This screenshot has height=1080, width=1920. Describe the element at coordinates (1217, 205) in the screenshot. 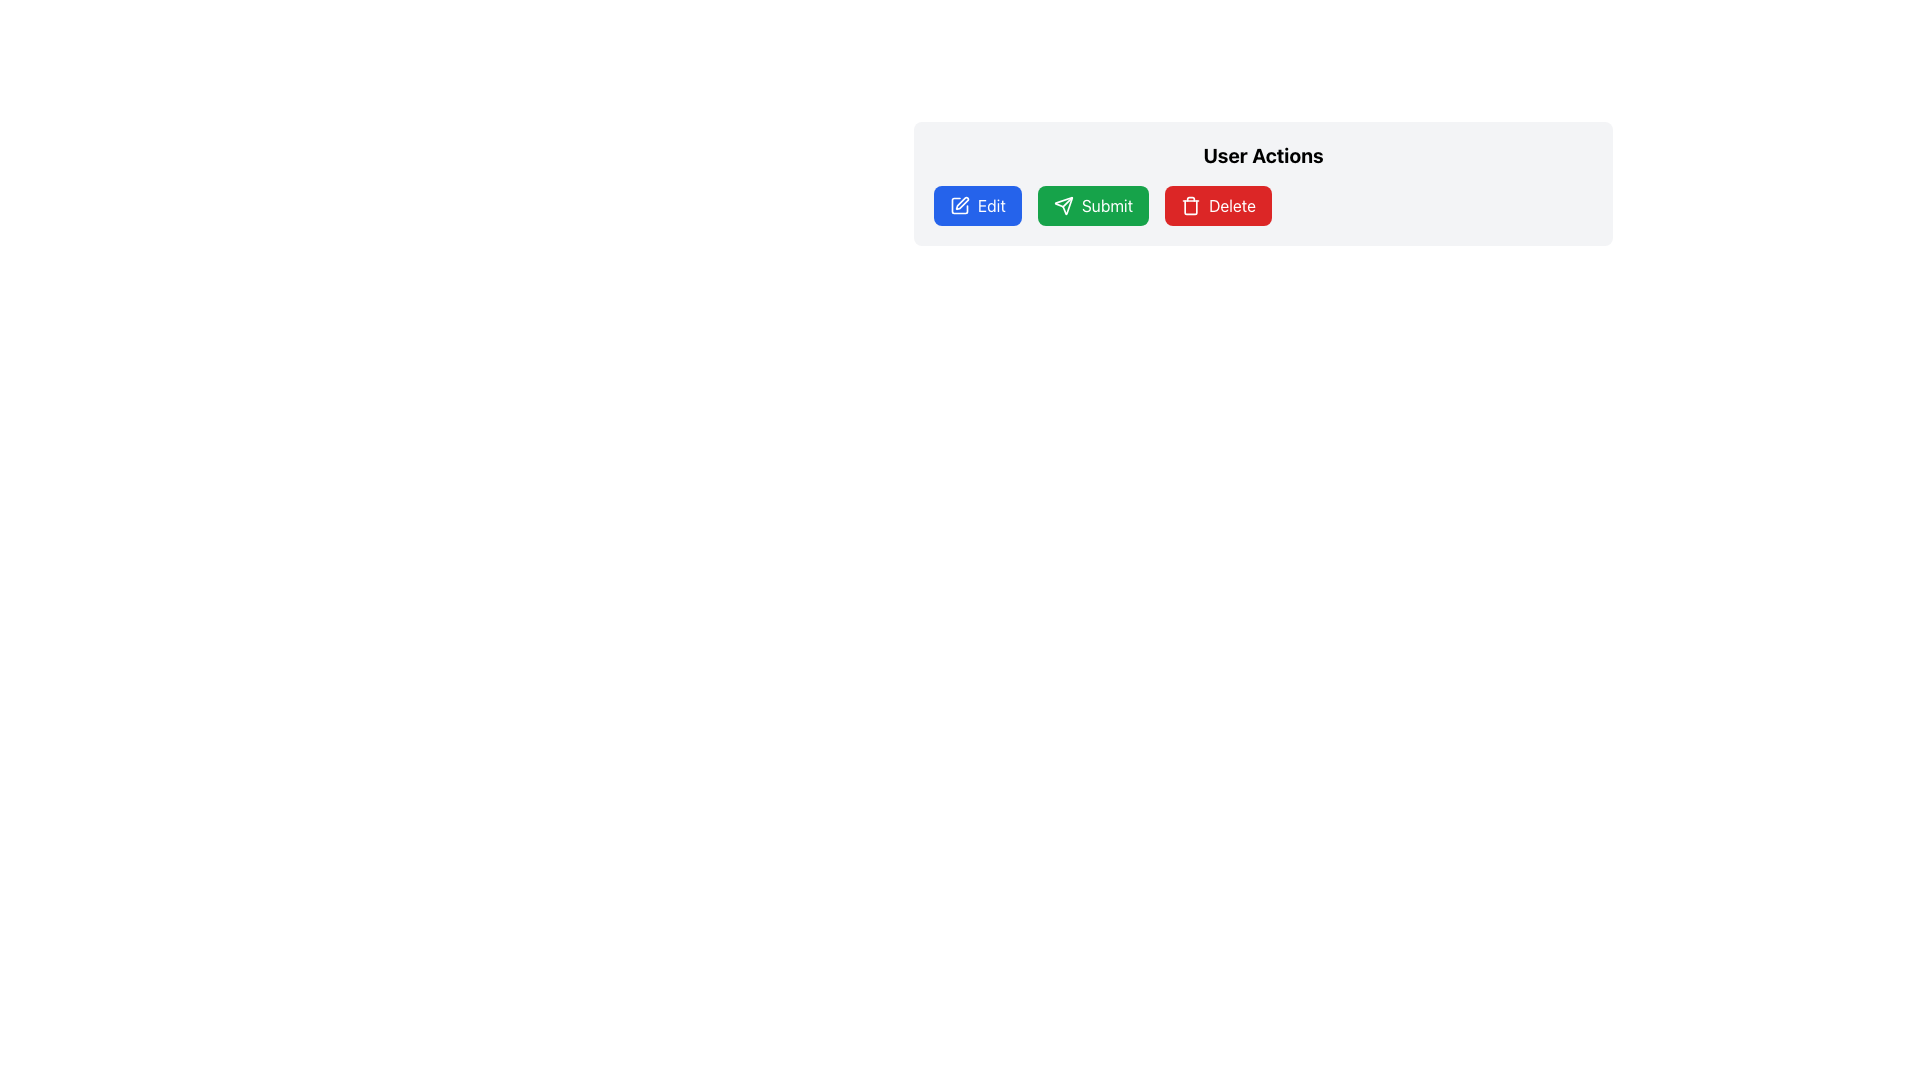

I see `the red 'Delete' button with white text and a trashcan icon located in the third position of the button group` at that location.